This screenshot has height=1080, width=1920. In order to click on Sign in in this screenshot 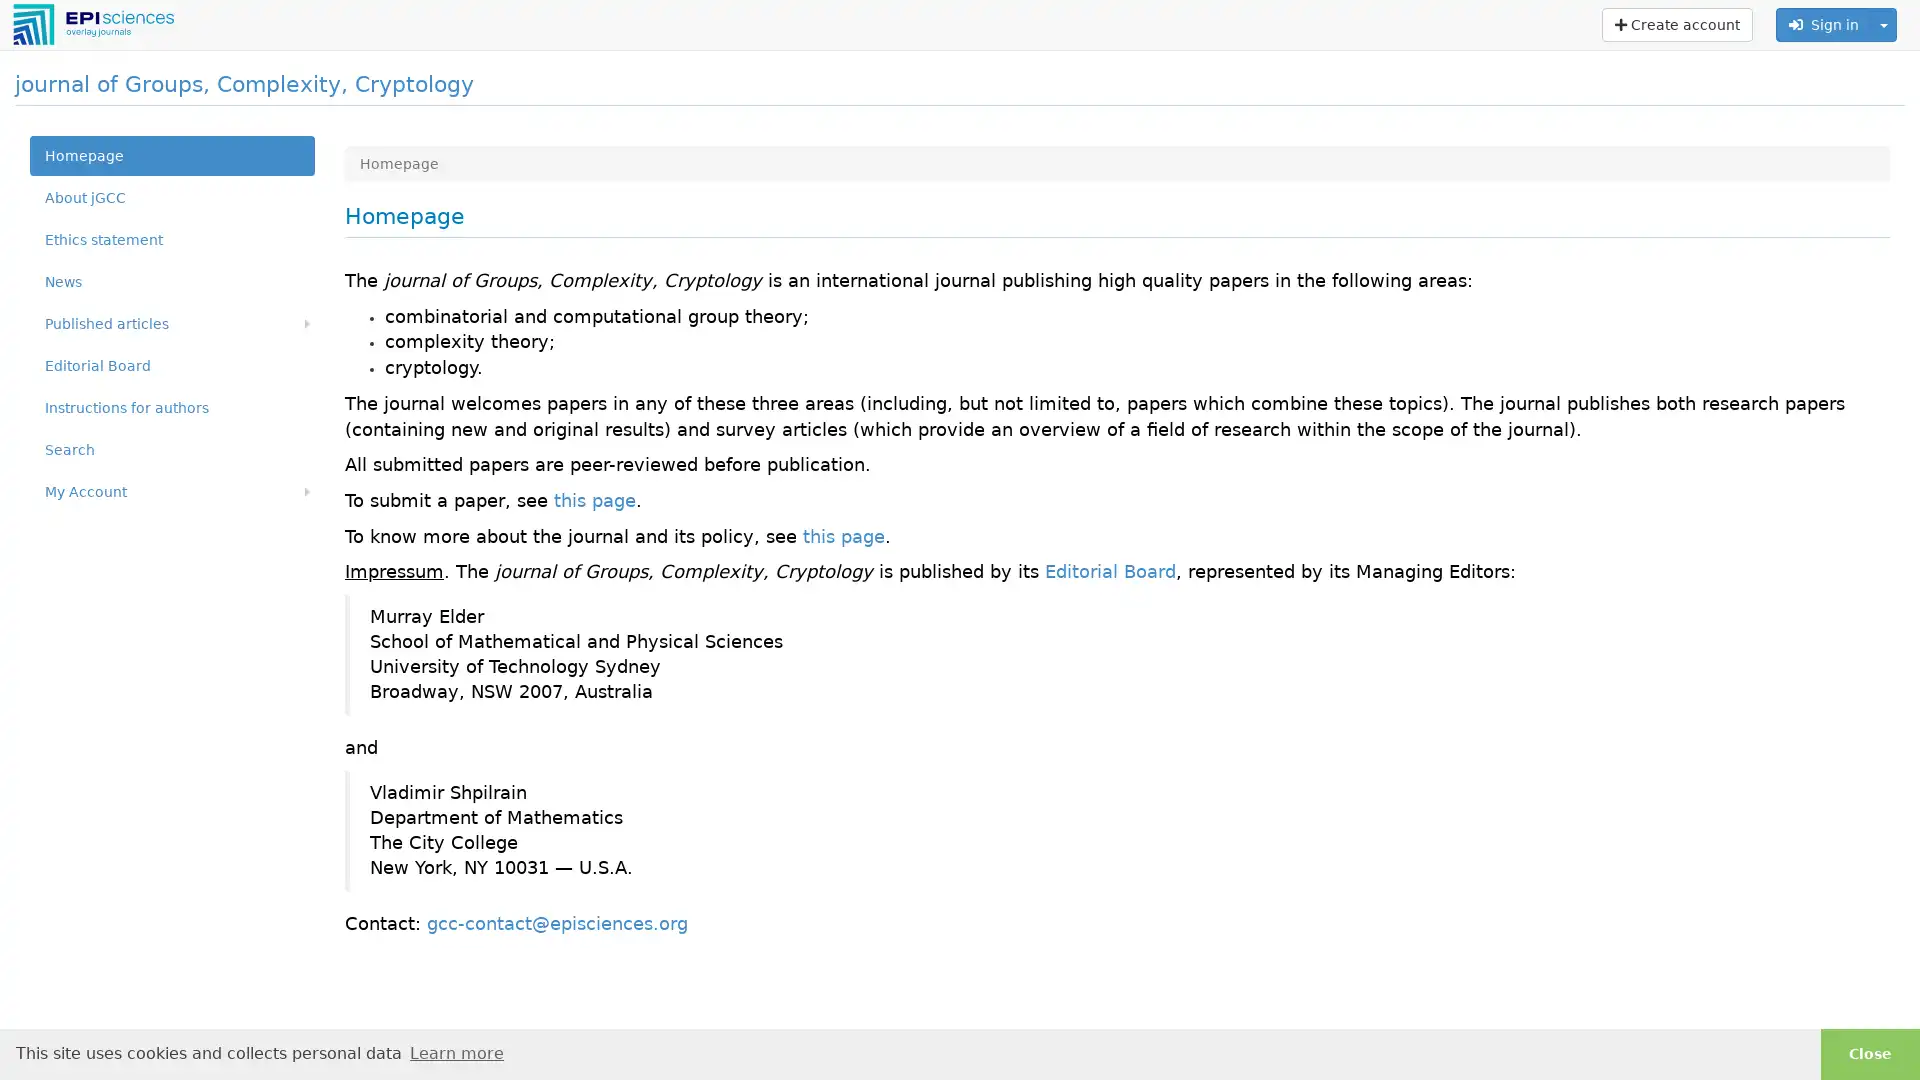, I will do `click(1824, 24)`.